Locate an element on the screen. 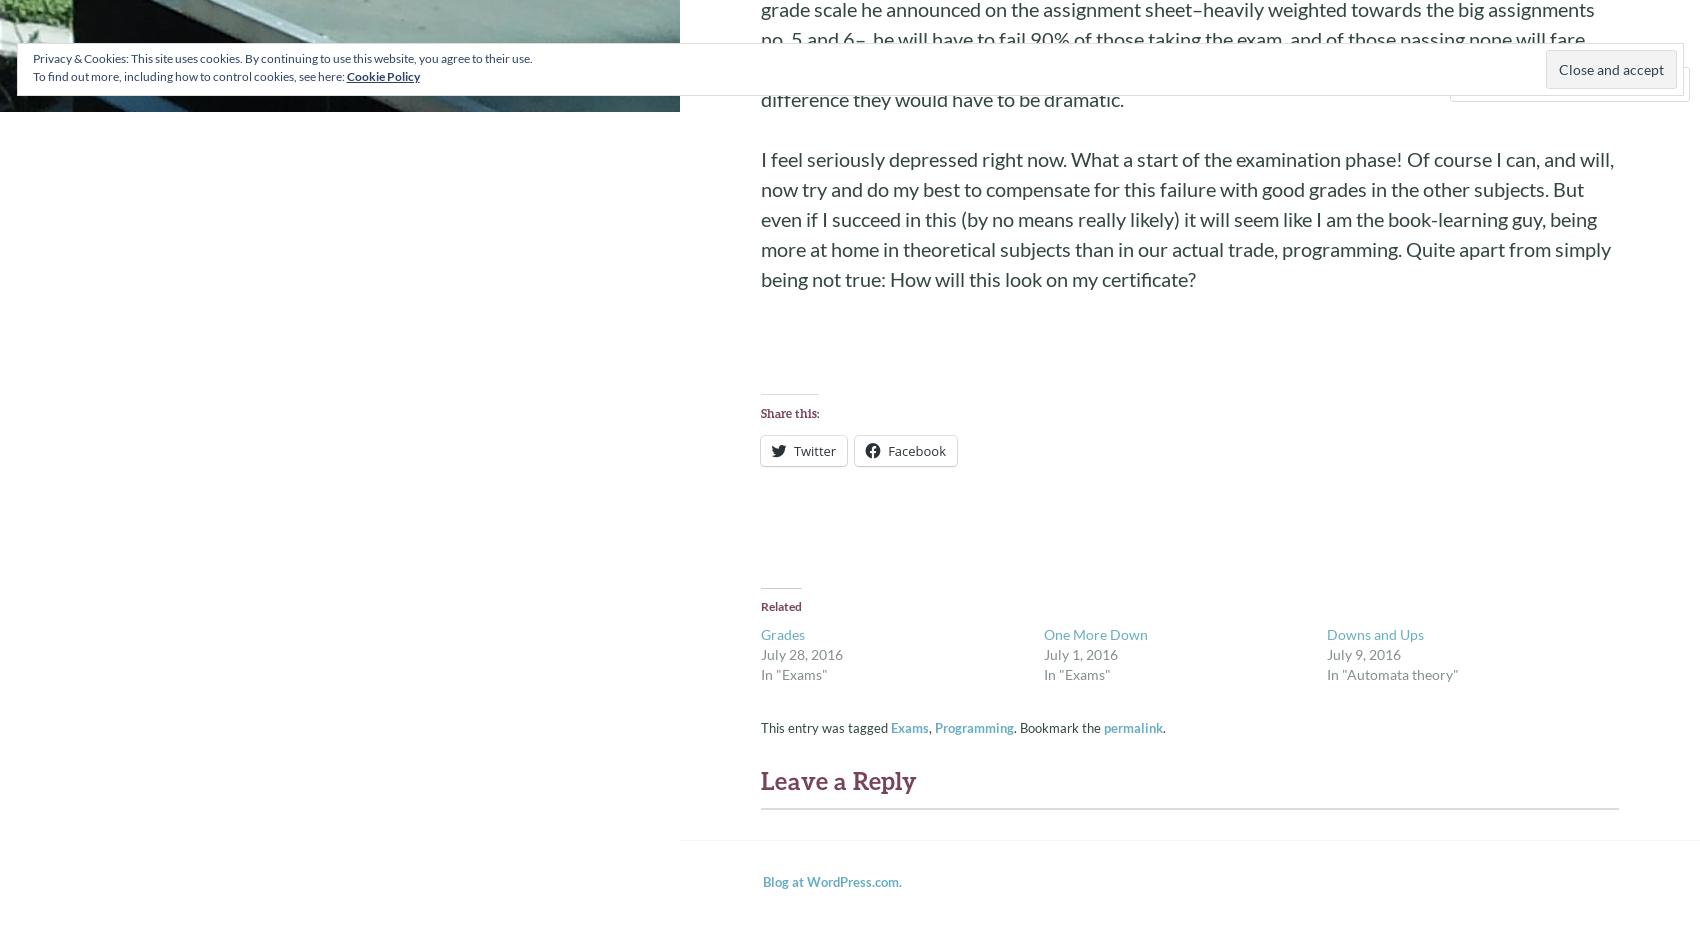 This screenshot has height=944, width=1700. '.' is located at coordinates (1164, 728).